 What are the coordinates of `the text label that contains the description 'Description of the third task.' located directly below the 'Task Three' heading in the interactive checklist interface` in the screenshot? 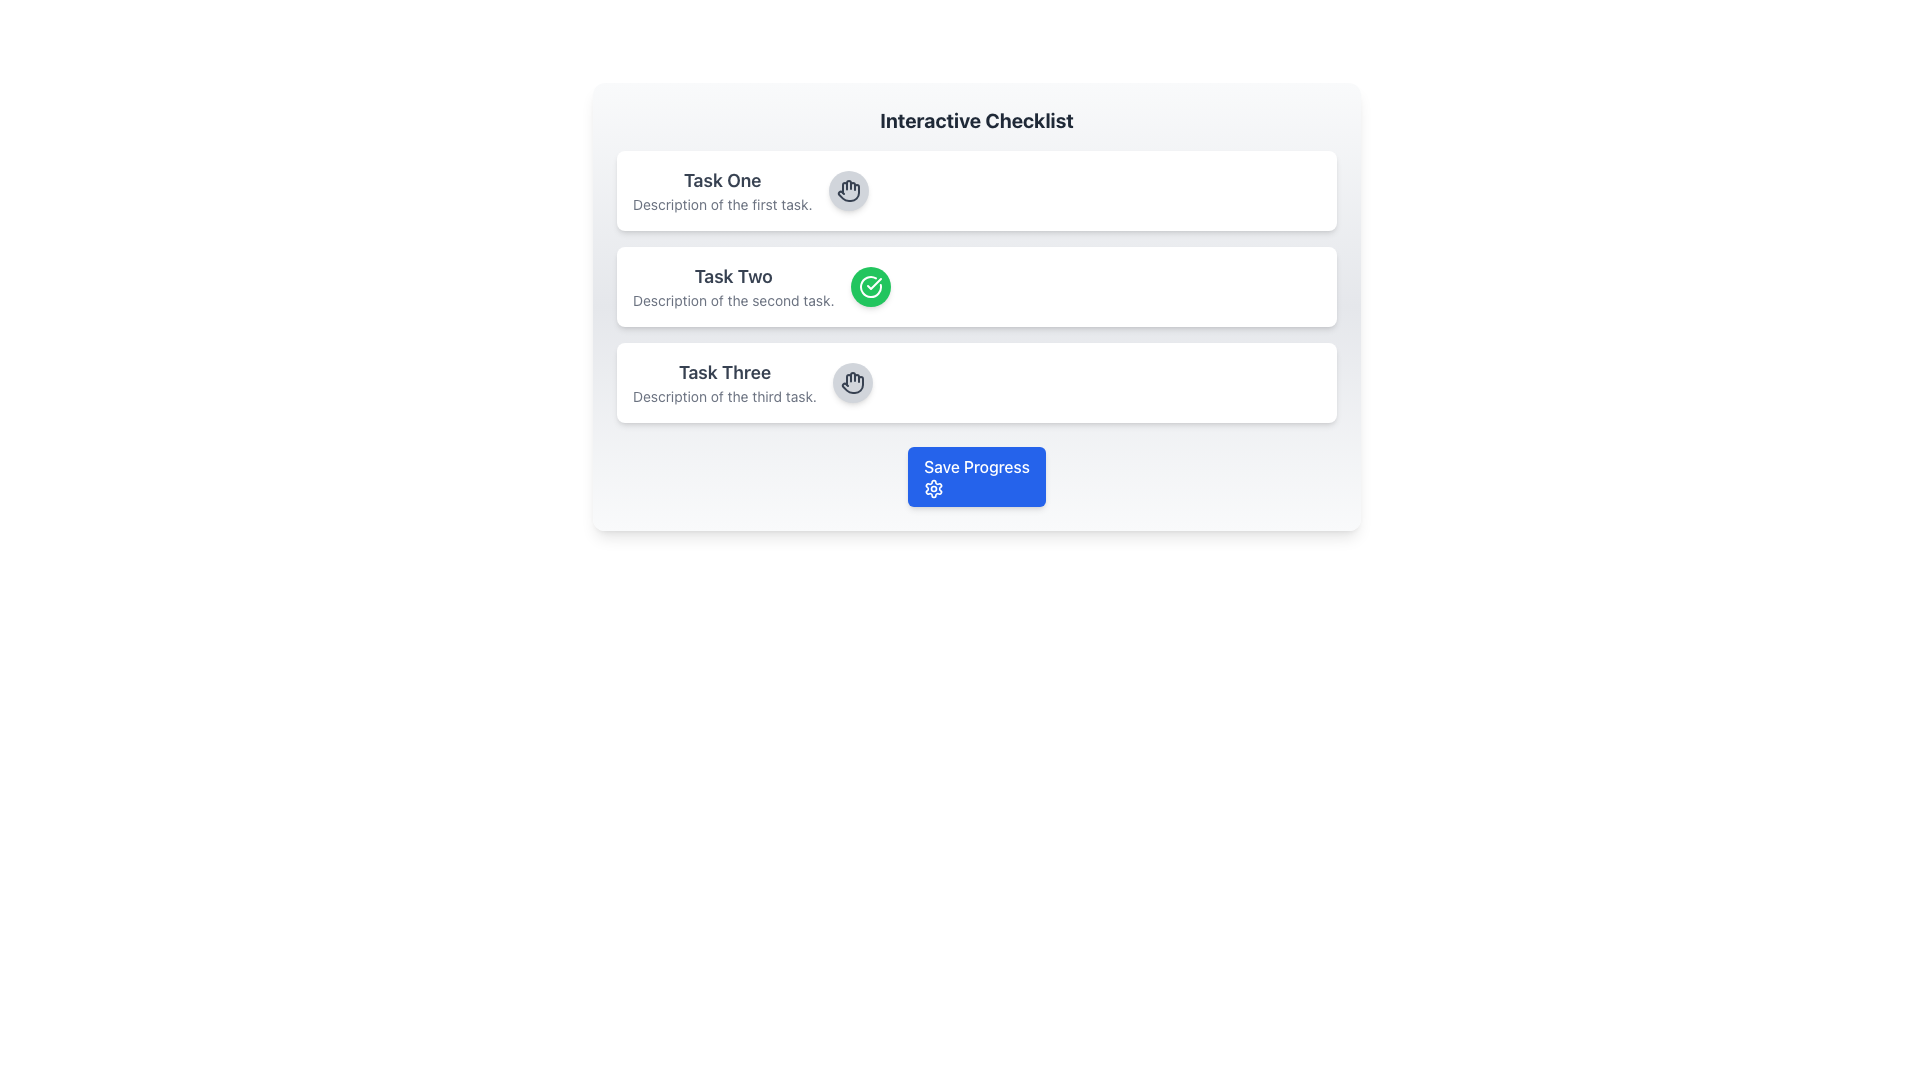 It's located at (723, 397).